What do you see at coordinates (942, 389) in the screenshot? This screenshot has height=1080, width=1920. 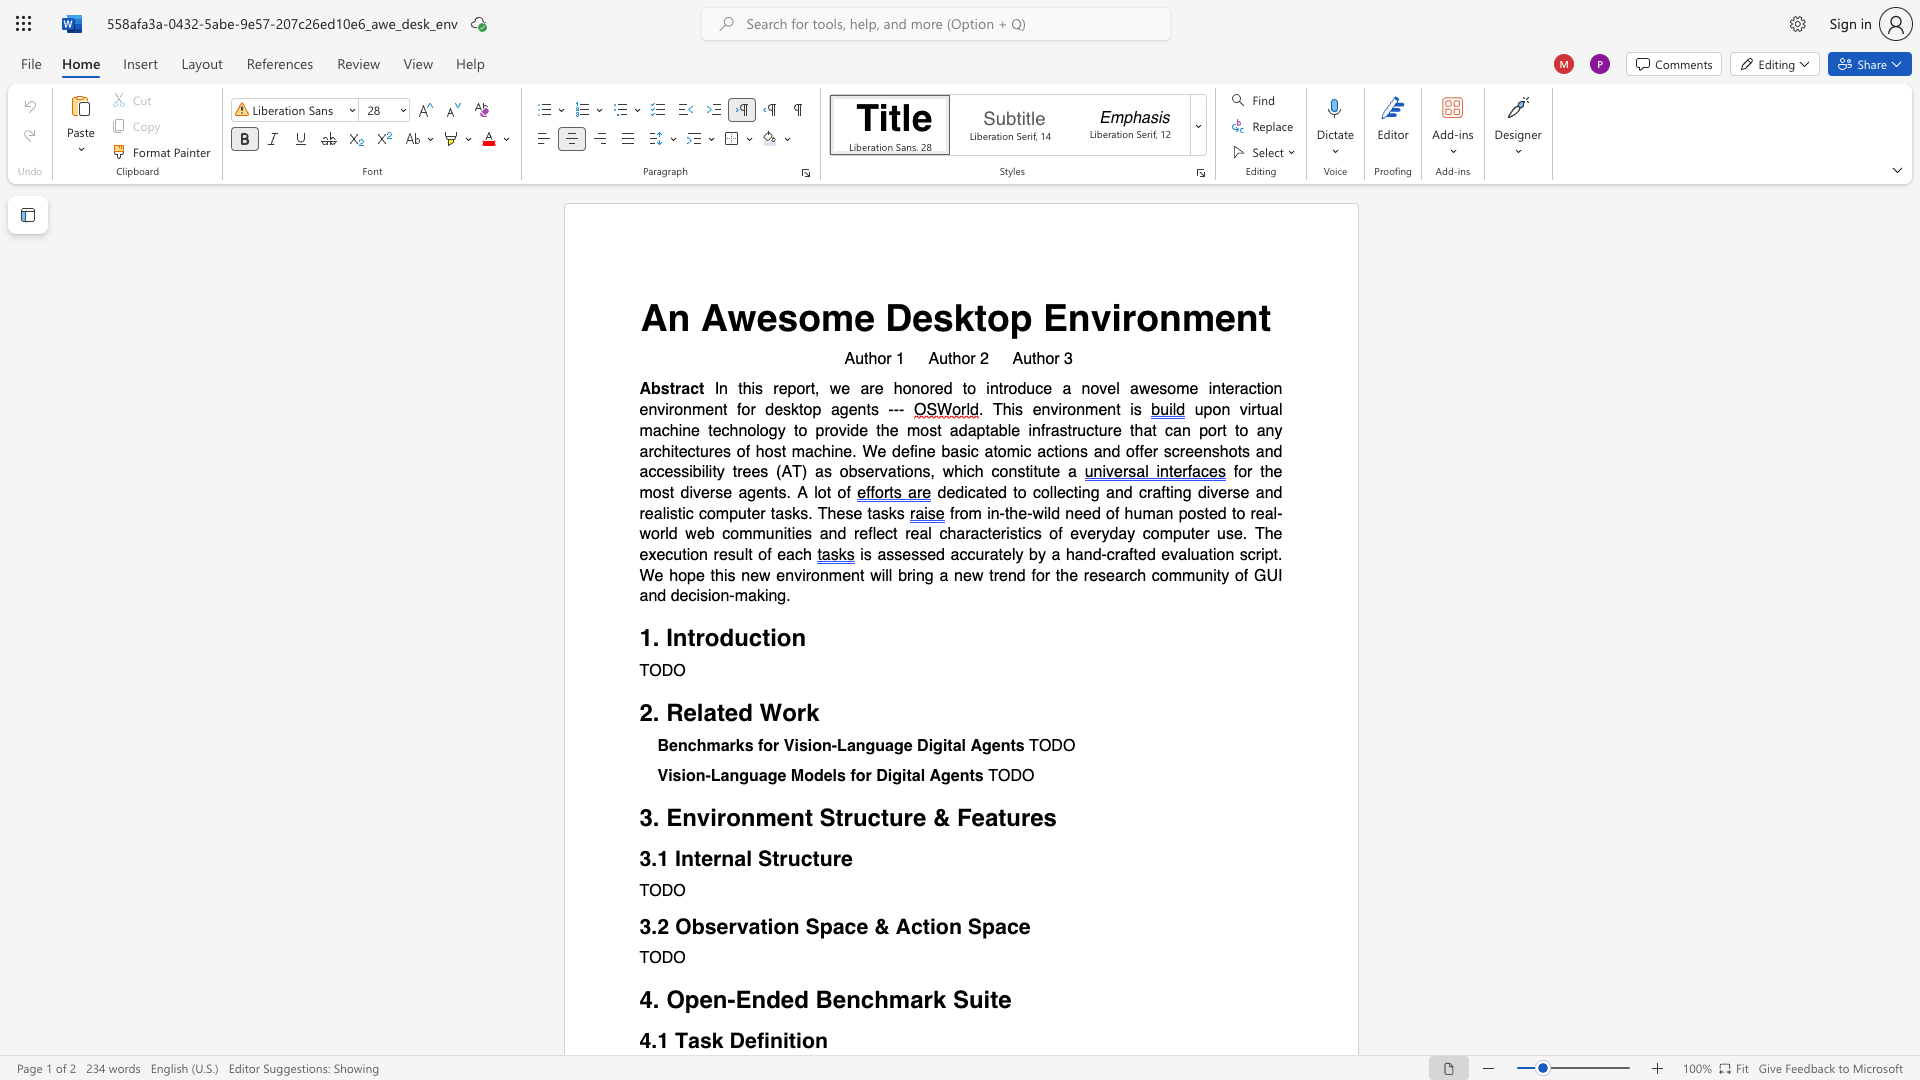 I see `the space between the continuous character "e" and "d" in the text` at bounding box center [942, 389].